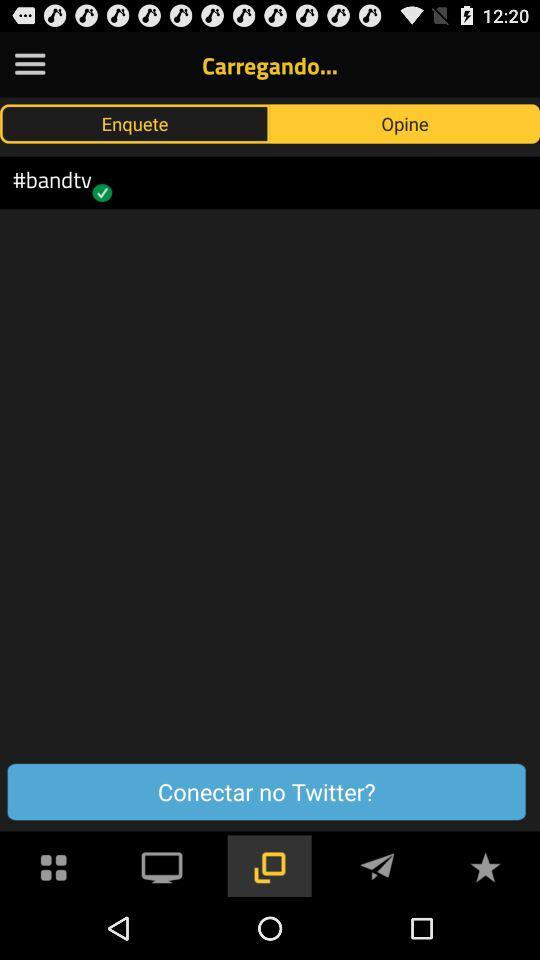 The width and height of the screenshot is (540, 960). Describe the element at coordinates (377, 864) in the screenshot. I see `send button` at that location.